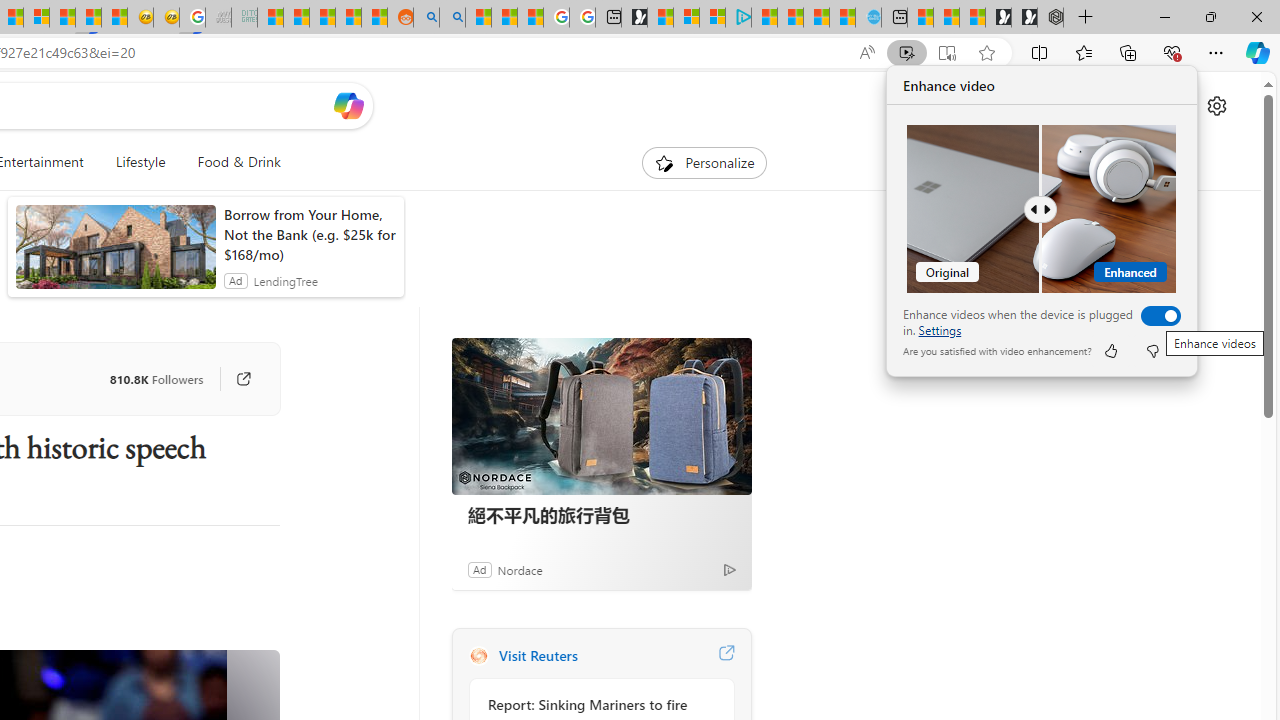 The width and height of the screenshot is (1280, 720). Describe the element at coordinates (284, 280) in the screenshot. I see `'LendingTree'` at that location.